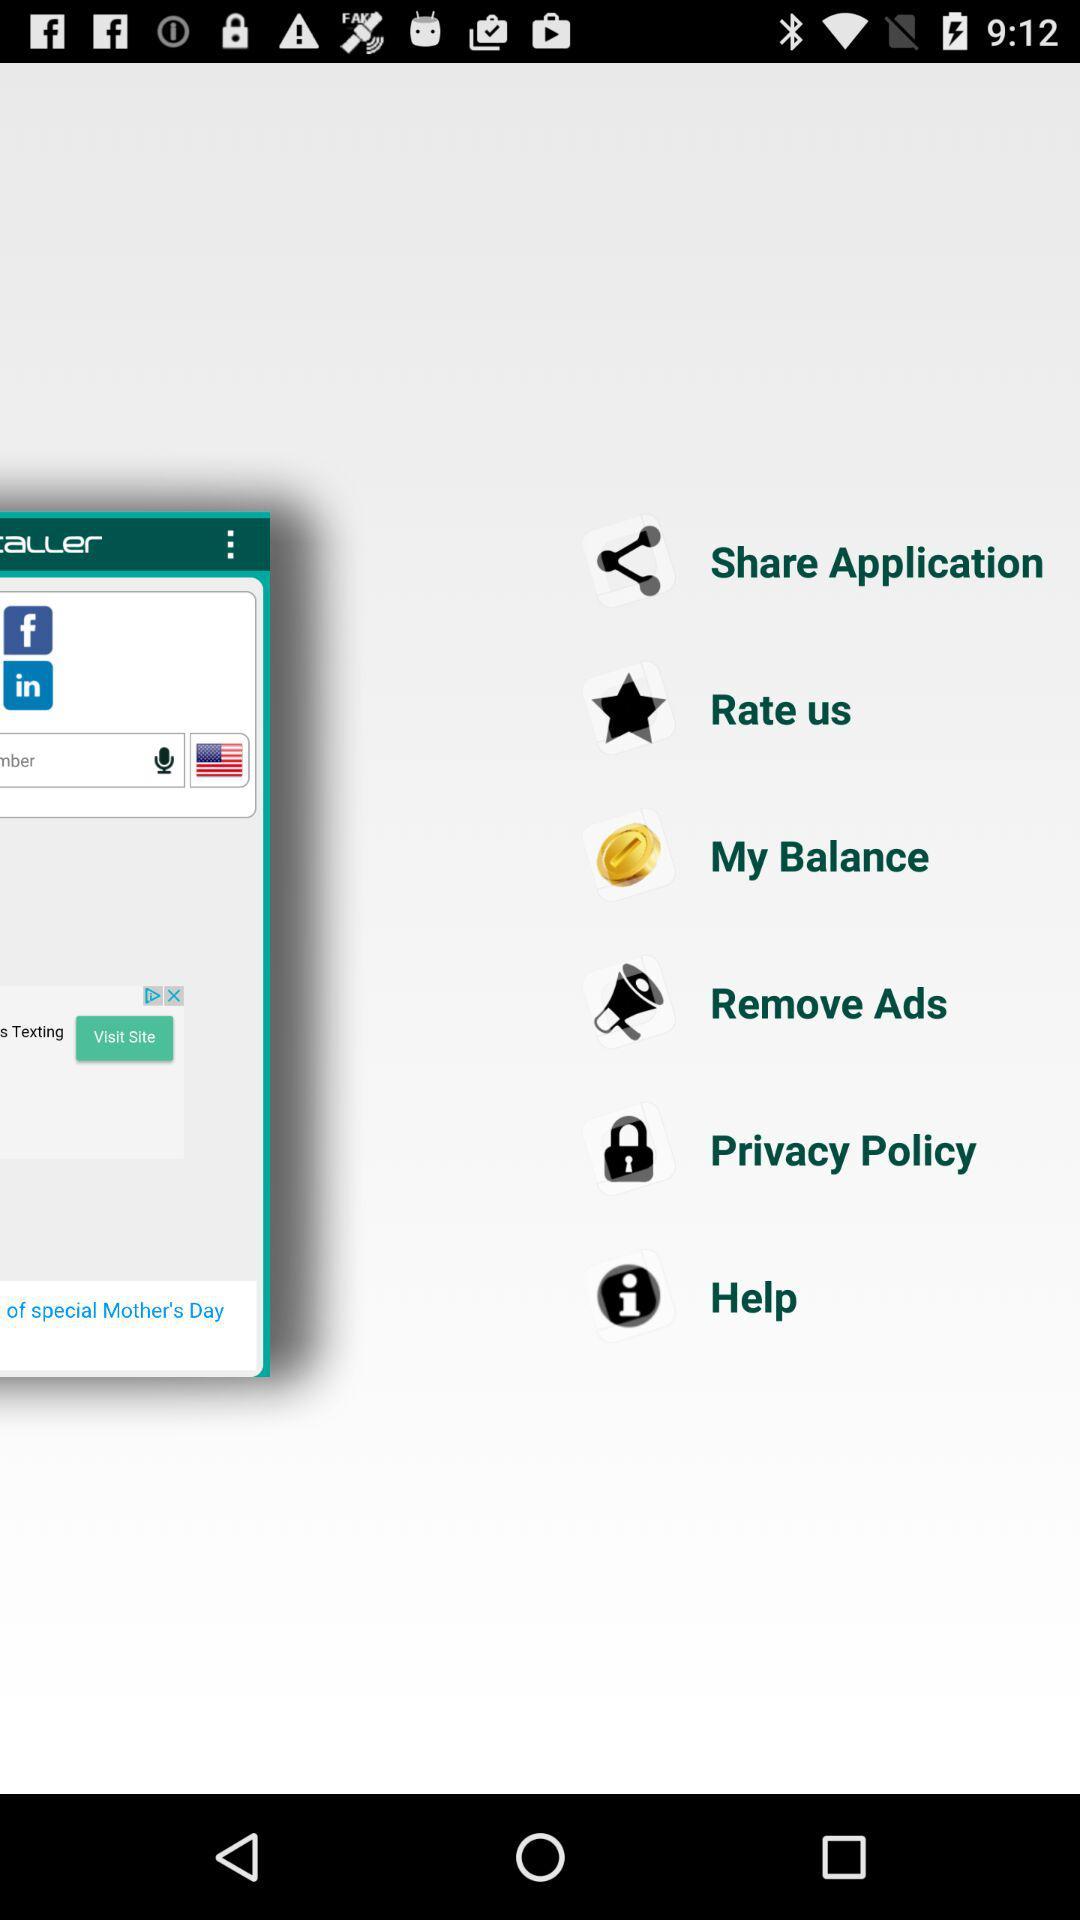 This screenshot has width=1080, height=1920. I want to click on show more options, so click(230, 544).